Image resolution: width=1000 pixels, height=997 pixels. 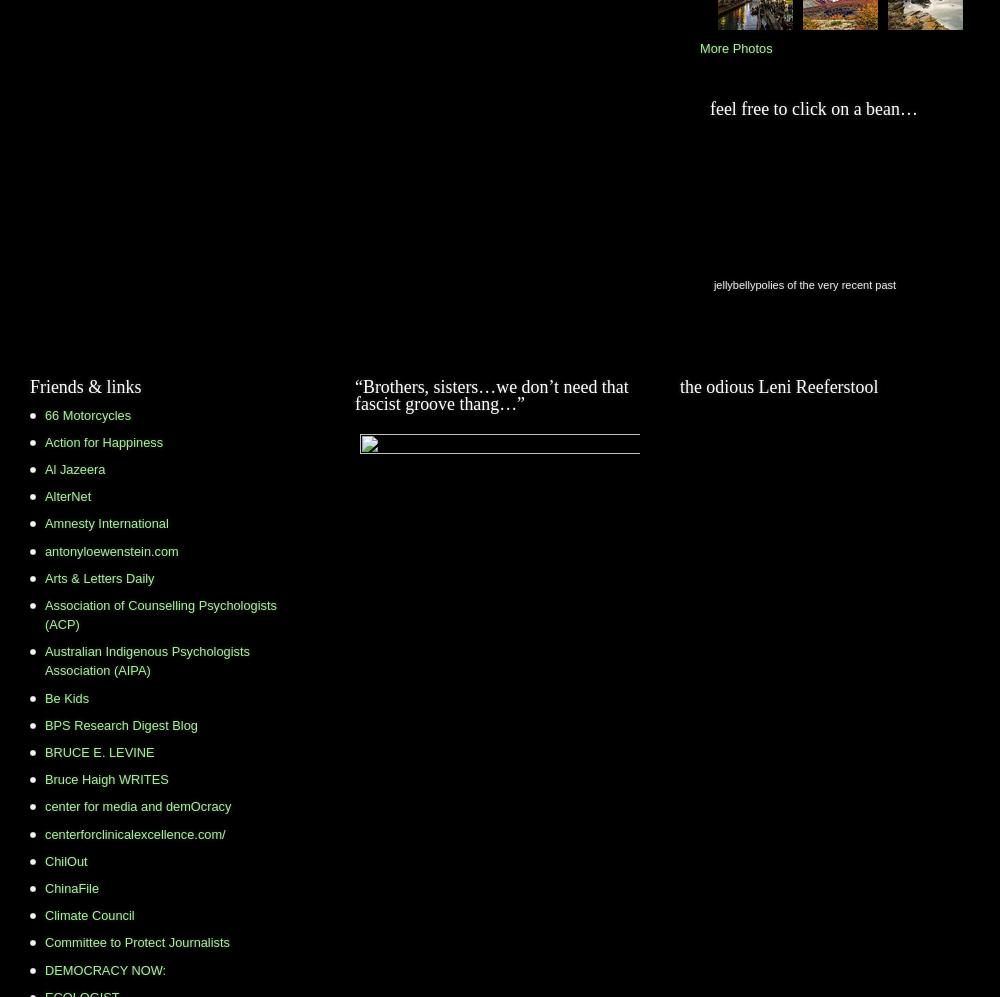 What do you see at coordinates (135, 833) in the screenshot?
I see `'centerforclinicalexcellence.com/'` at bounding box center [135, 833].